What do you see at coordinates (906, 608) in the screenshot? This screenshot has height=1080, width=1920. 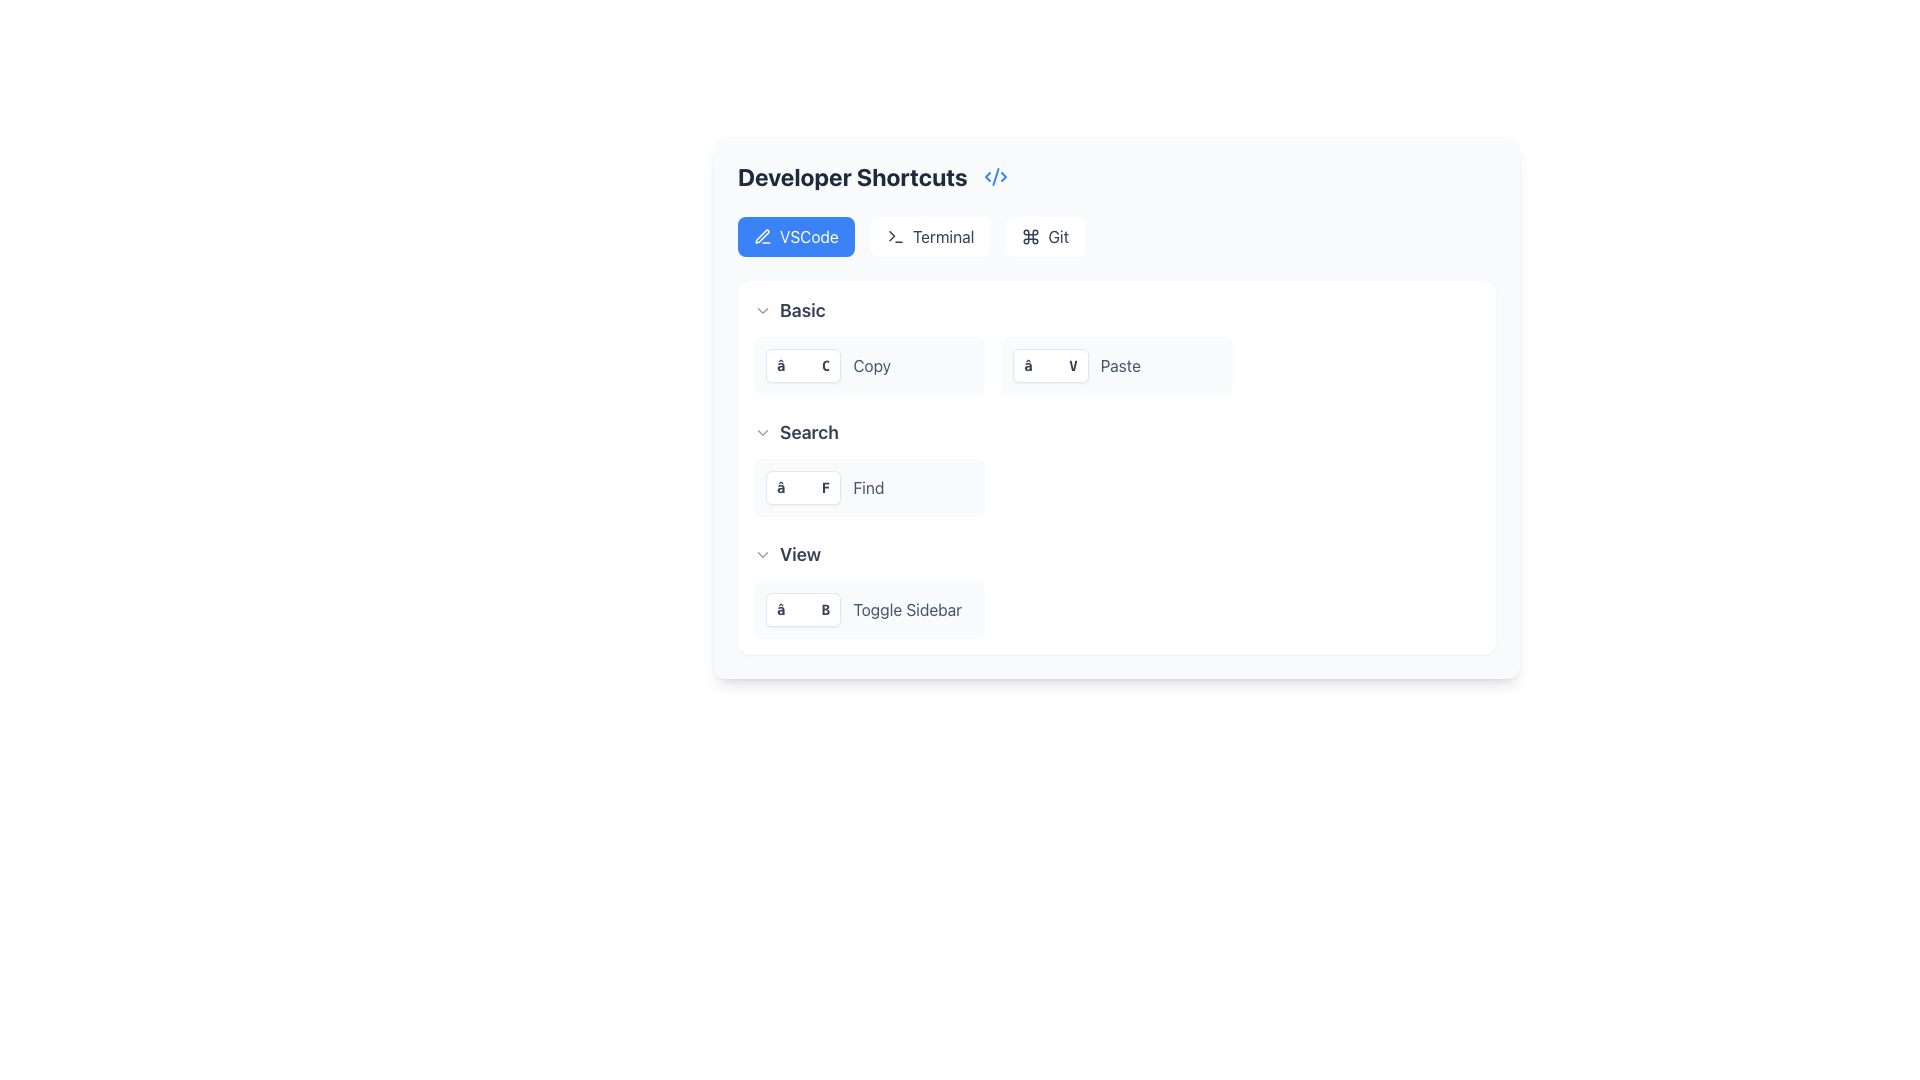 I see `text label indicating the action for toggling the sidebar, positioned to the right of the keyboard shortcut '⌘ B' within the 'View' section` at bounding box center [906, 608].